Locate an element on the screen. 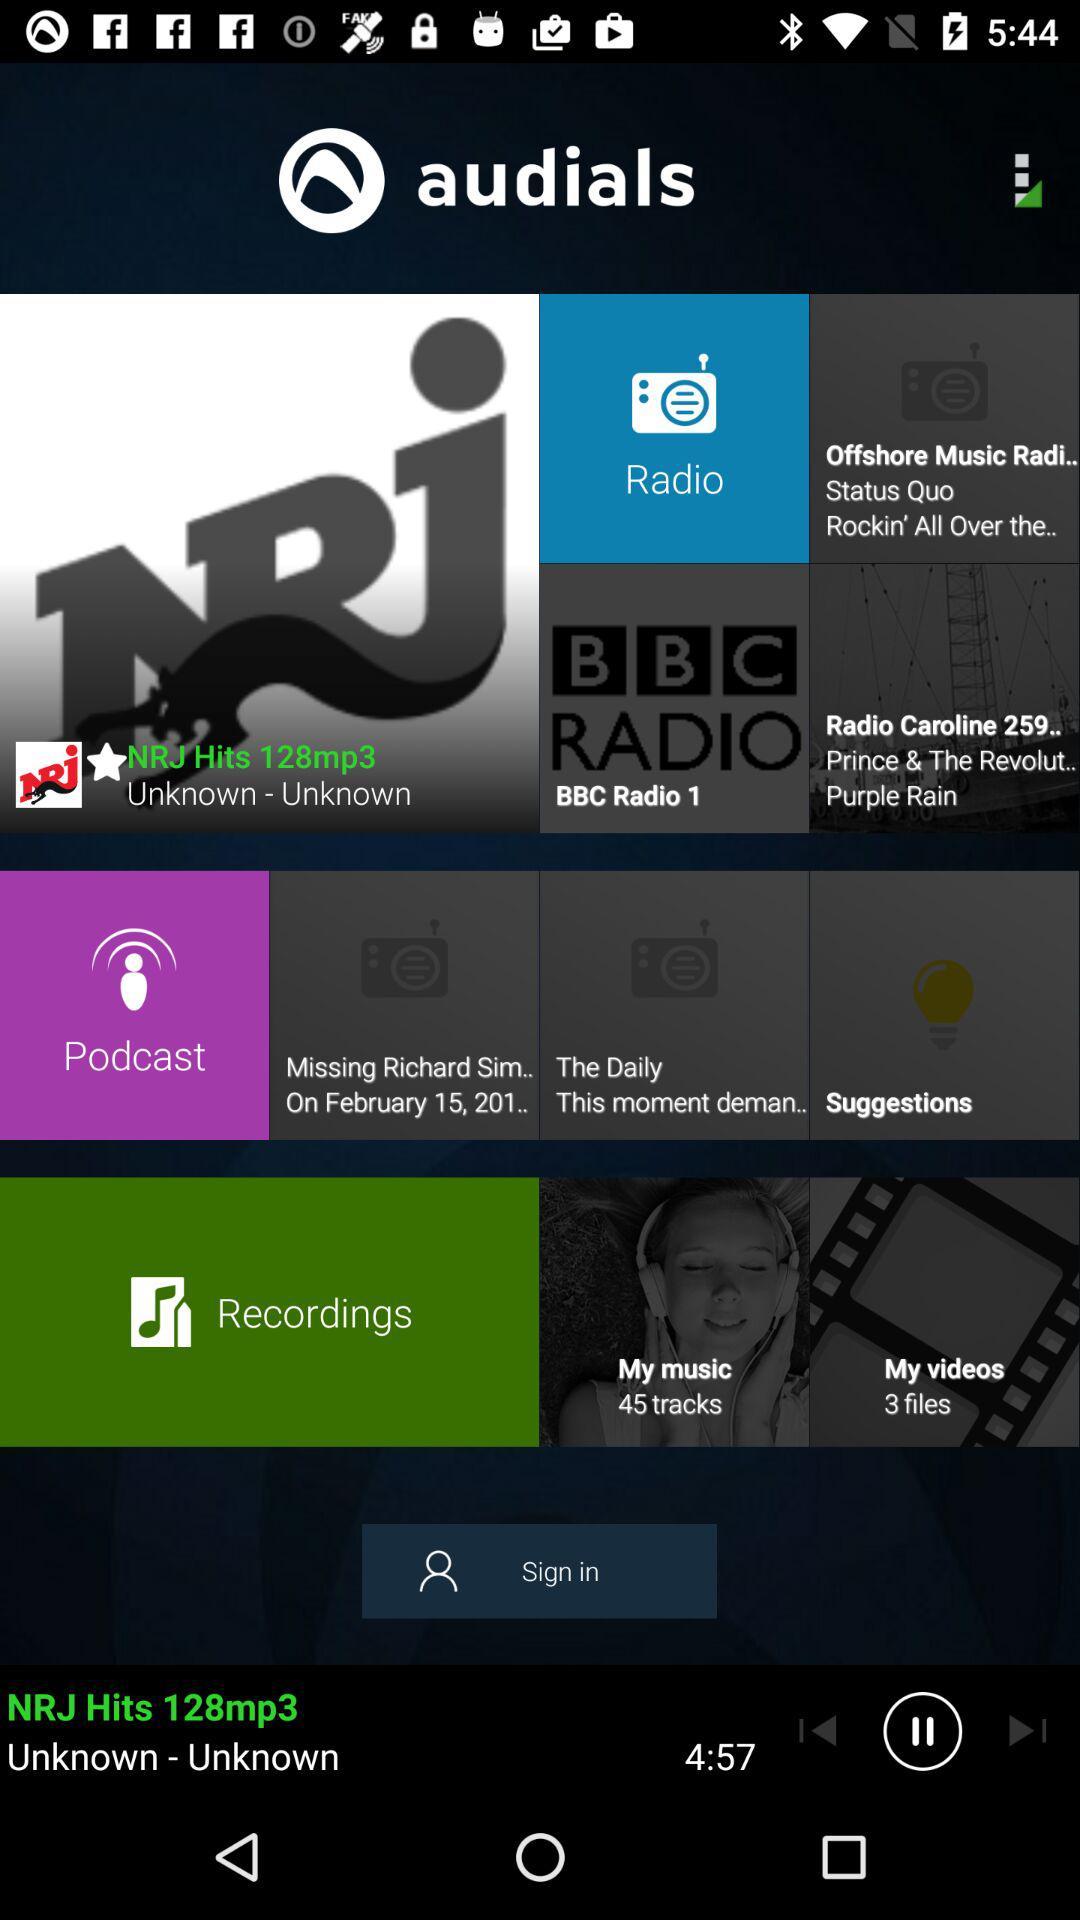 The width and height of the screenshot is (1080, 1920). previous page is located at coordinates (817, 1730).